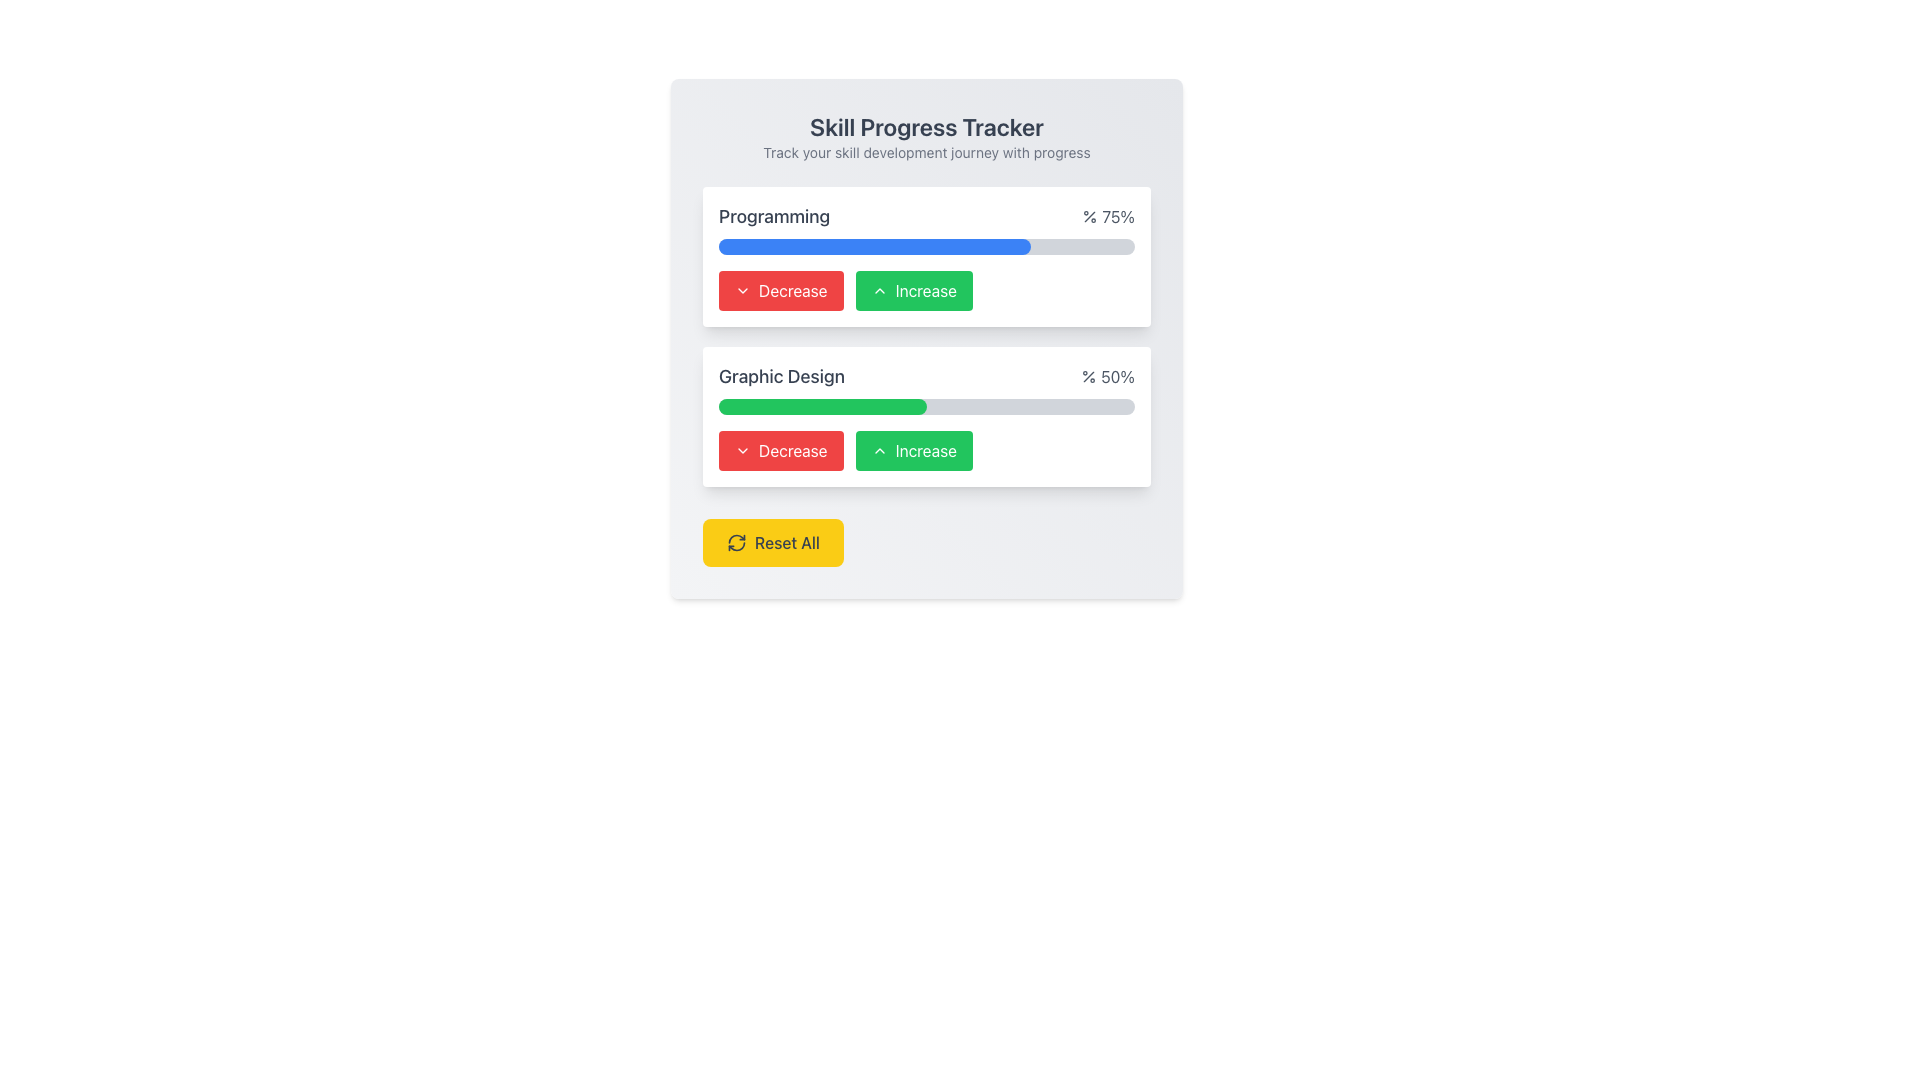 Image resolution: width=1920 pixels, height=1080 pixels. Describe the element at coordinates (1089, 216) in the screenshot. I see `the decorative diagonal line within the percentage symbol icon, which is located to the left of the Programming progress percentage text (75%) in the top progress tracker box` at that location.